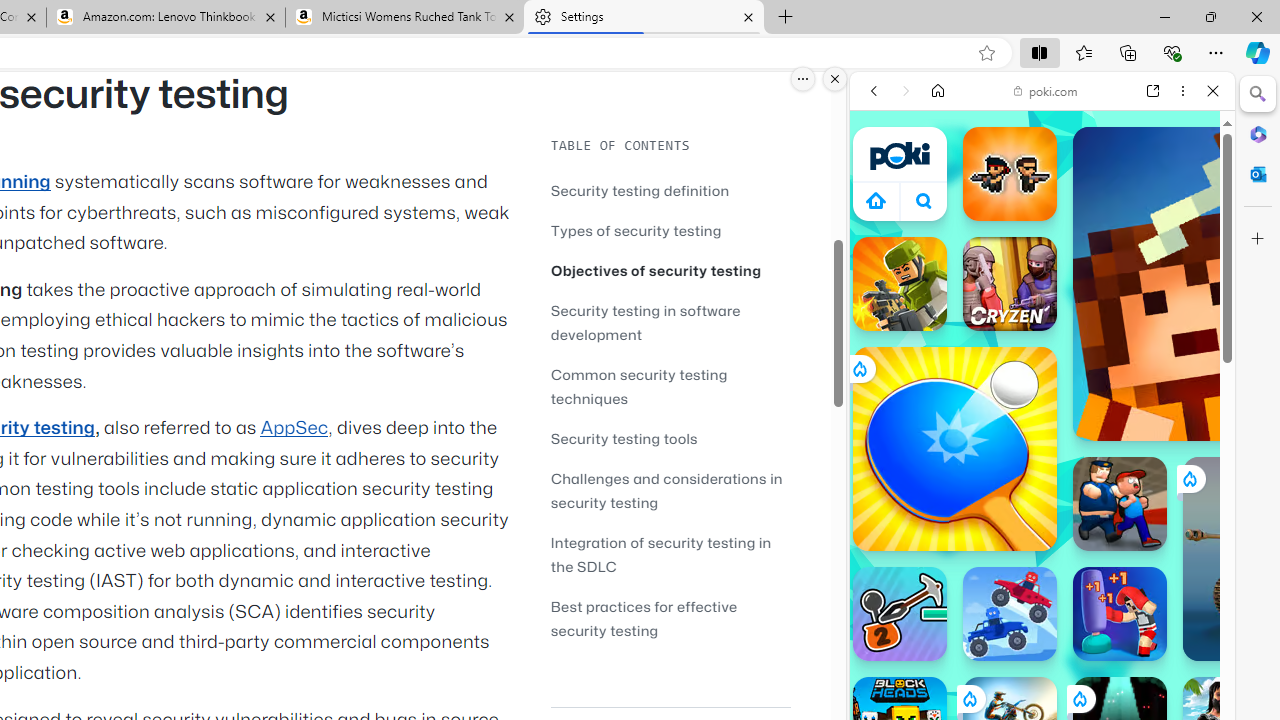  Describe the element at coordinates (1009, 284) in the screenshot. I see `'Cryzen.io'` at that location.